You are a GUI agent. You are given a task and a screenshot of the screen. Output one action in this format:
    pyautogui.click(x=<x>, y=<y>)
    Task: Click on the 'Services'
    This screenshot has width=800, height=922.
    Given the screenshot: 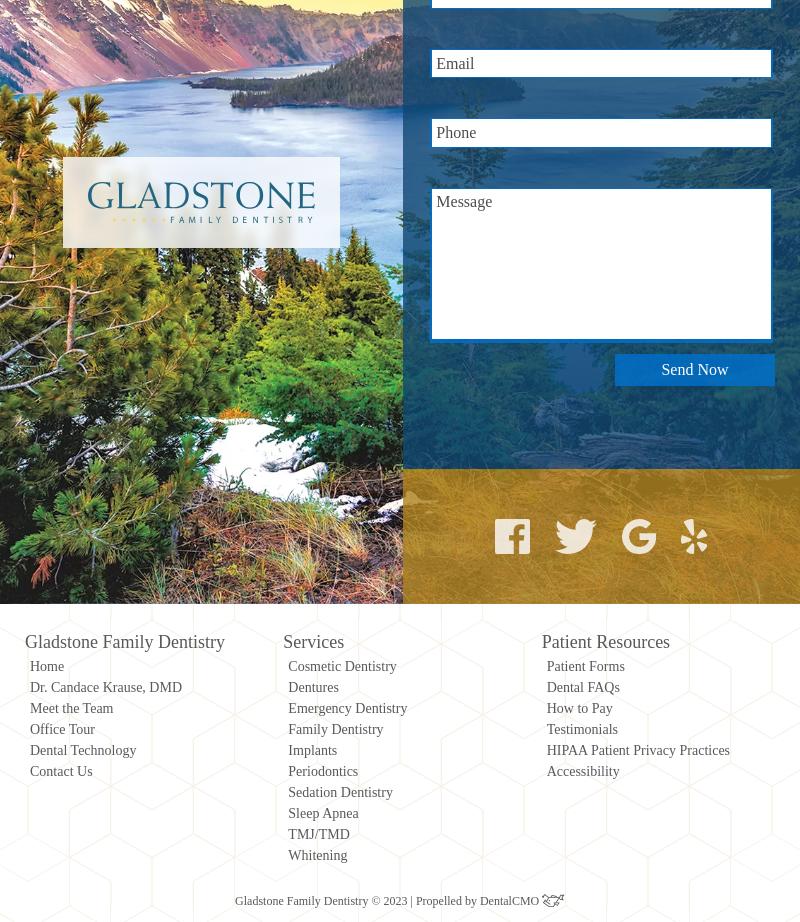 What is the action you would take?
    pyautogui.click(x=312, y=640)
    